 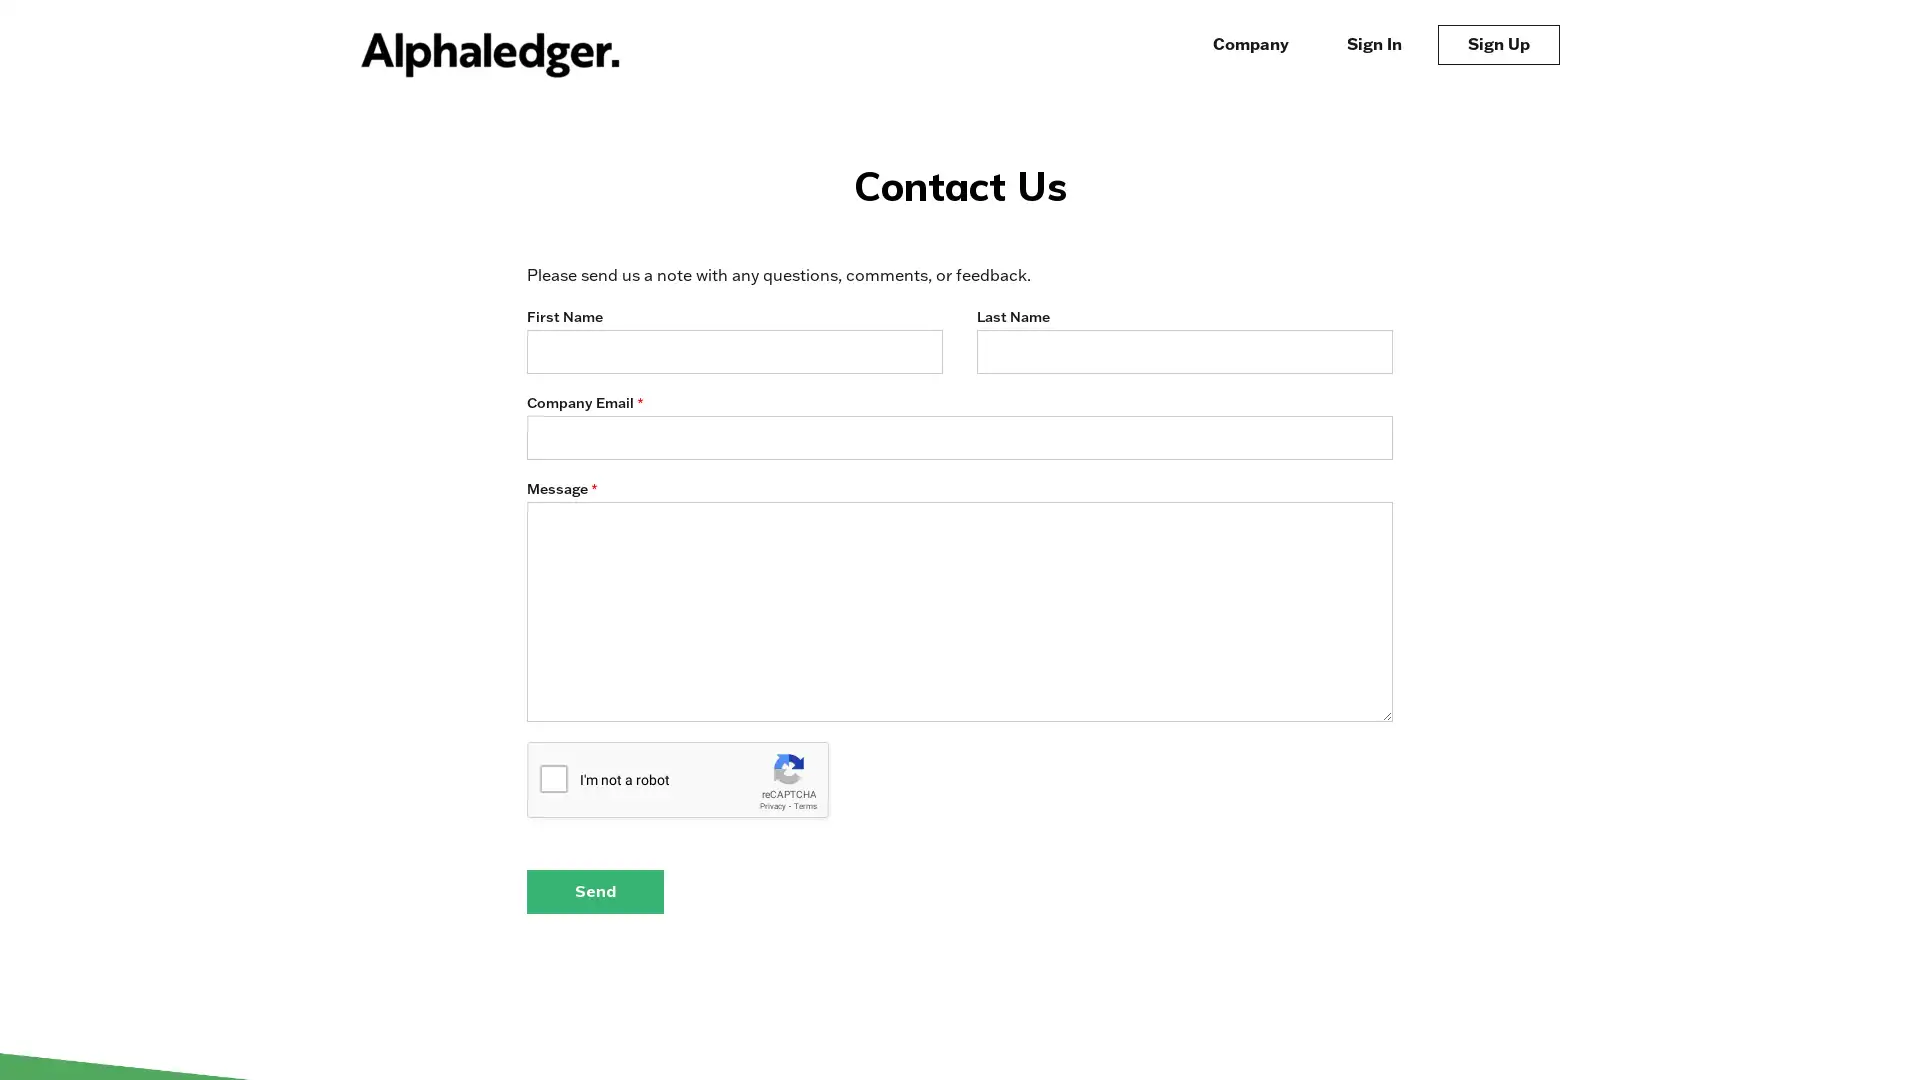 I want to click on Send, so click(x=594, y=890).